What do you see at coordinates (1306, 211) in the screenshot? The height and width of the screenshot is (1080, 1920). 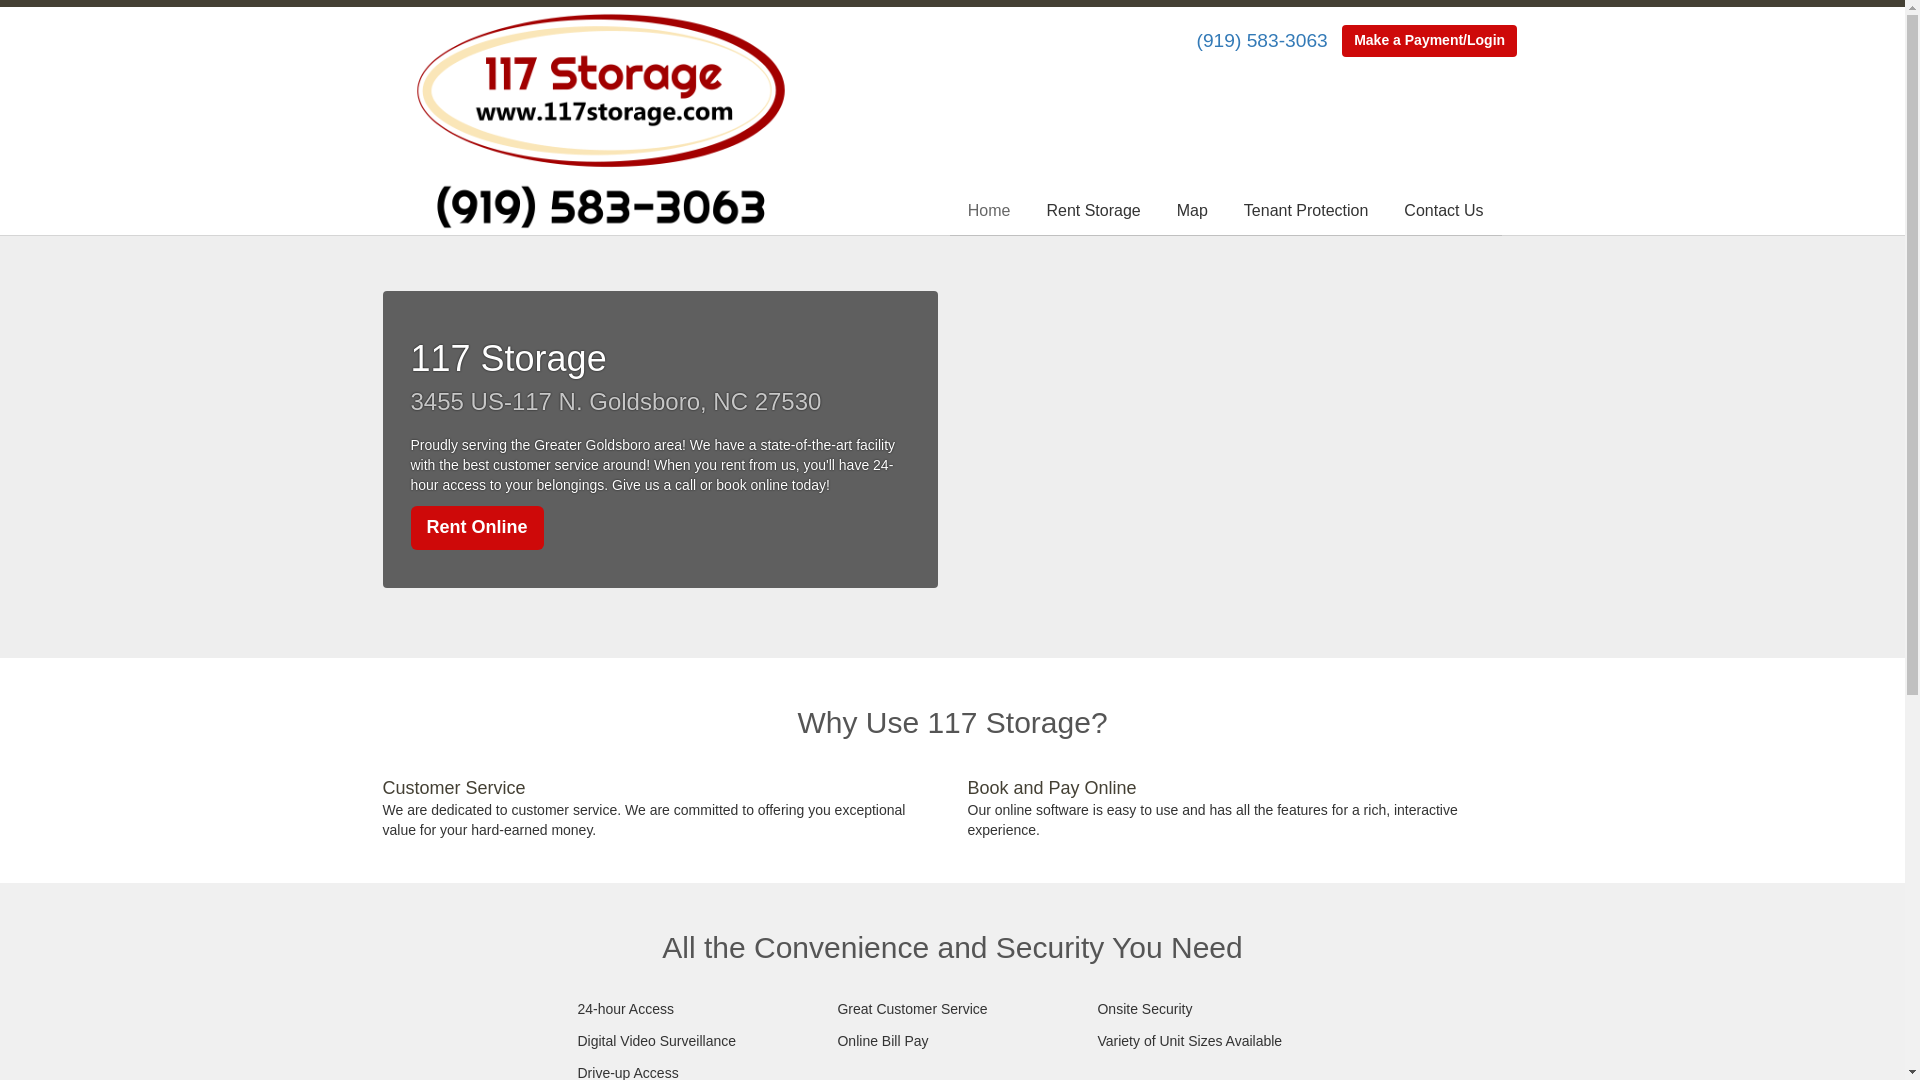 I see `'Tenant Protection'` at bounding box center [1306, 211].